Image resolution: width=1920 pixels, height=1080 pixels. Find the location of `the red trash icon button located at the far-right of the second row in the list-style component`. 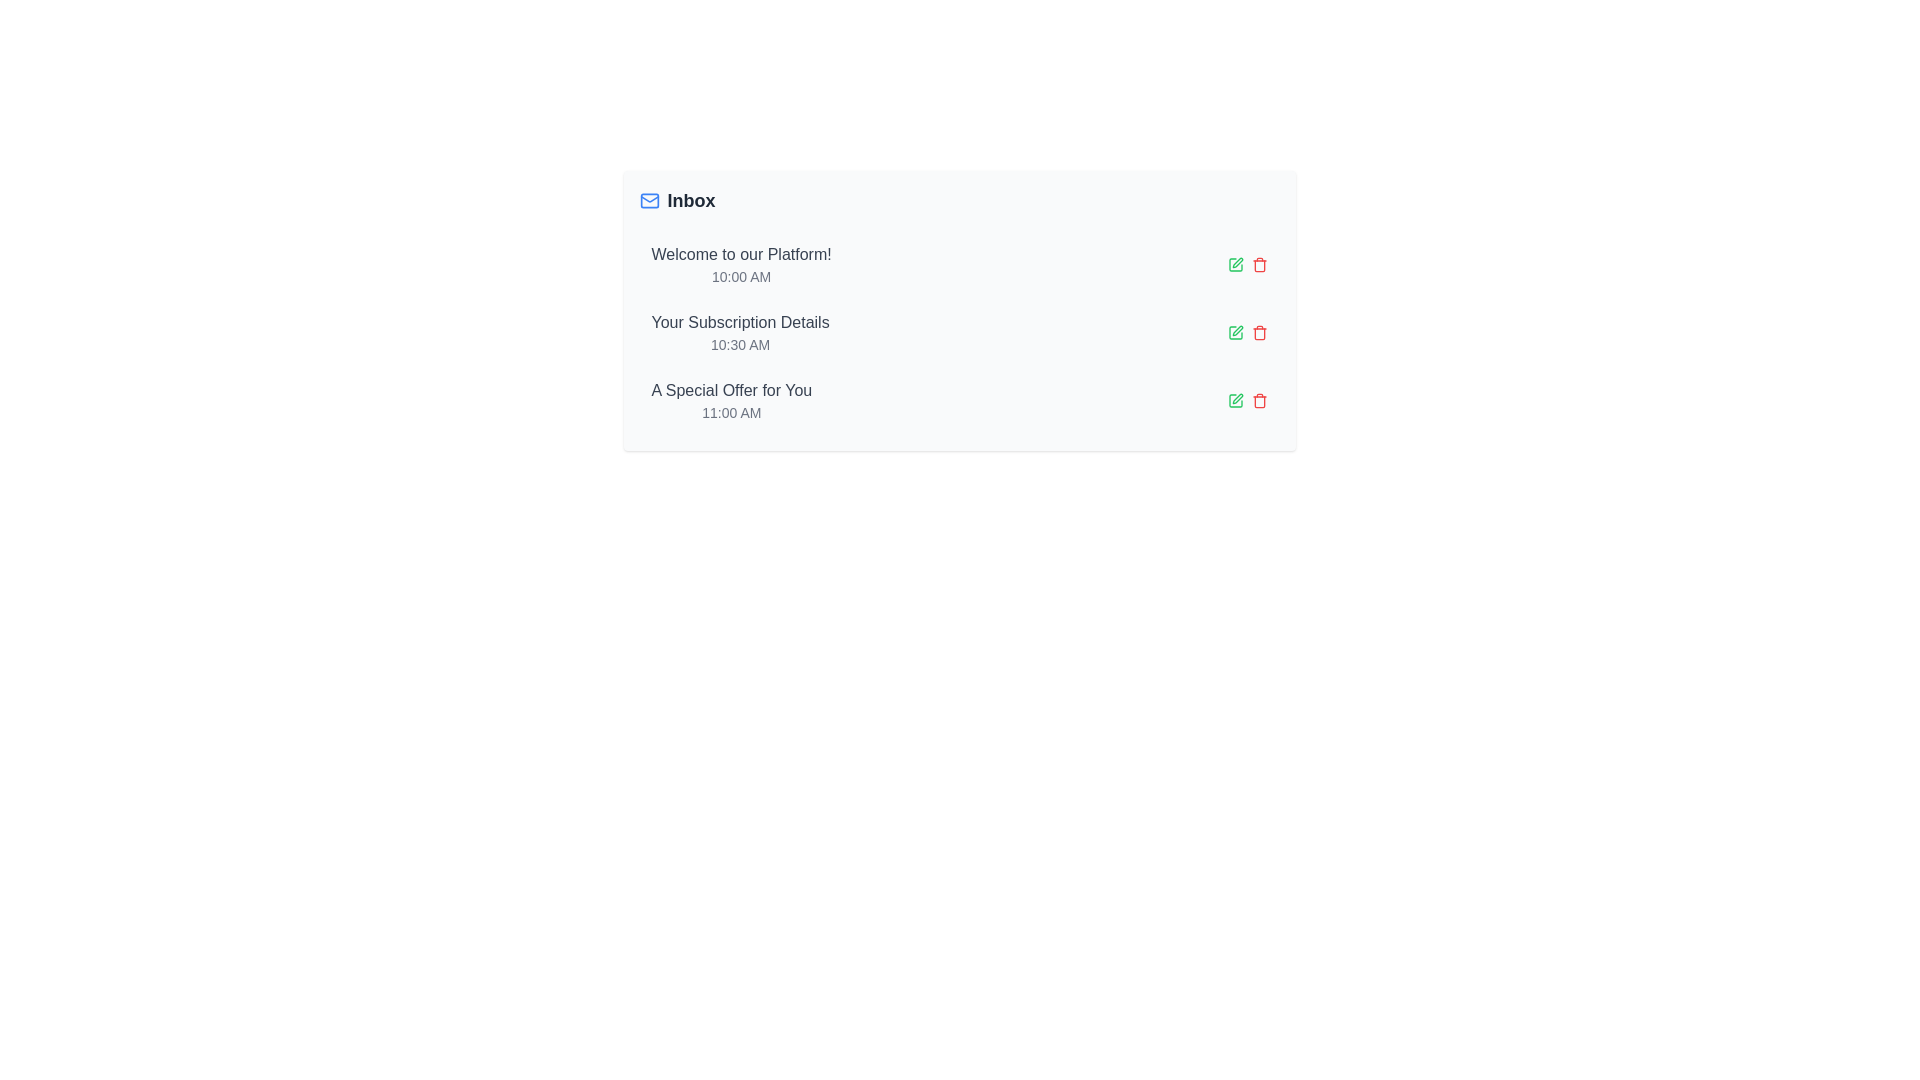

the red trash icon button located at the far-right of the second row in the list-style component is located at coordinates (1258, 264).